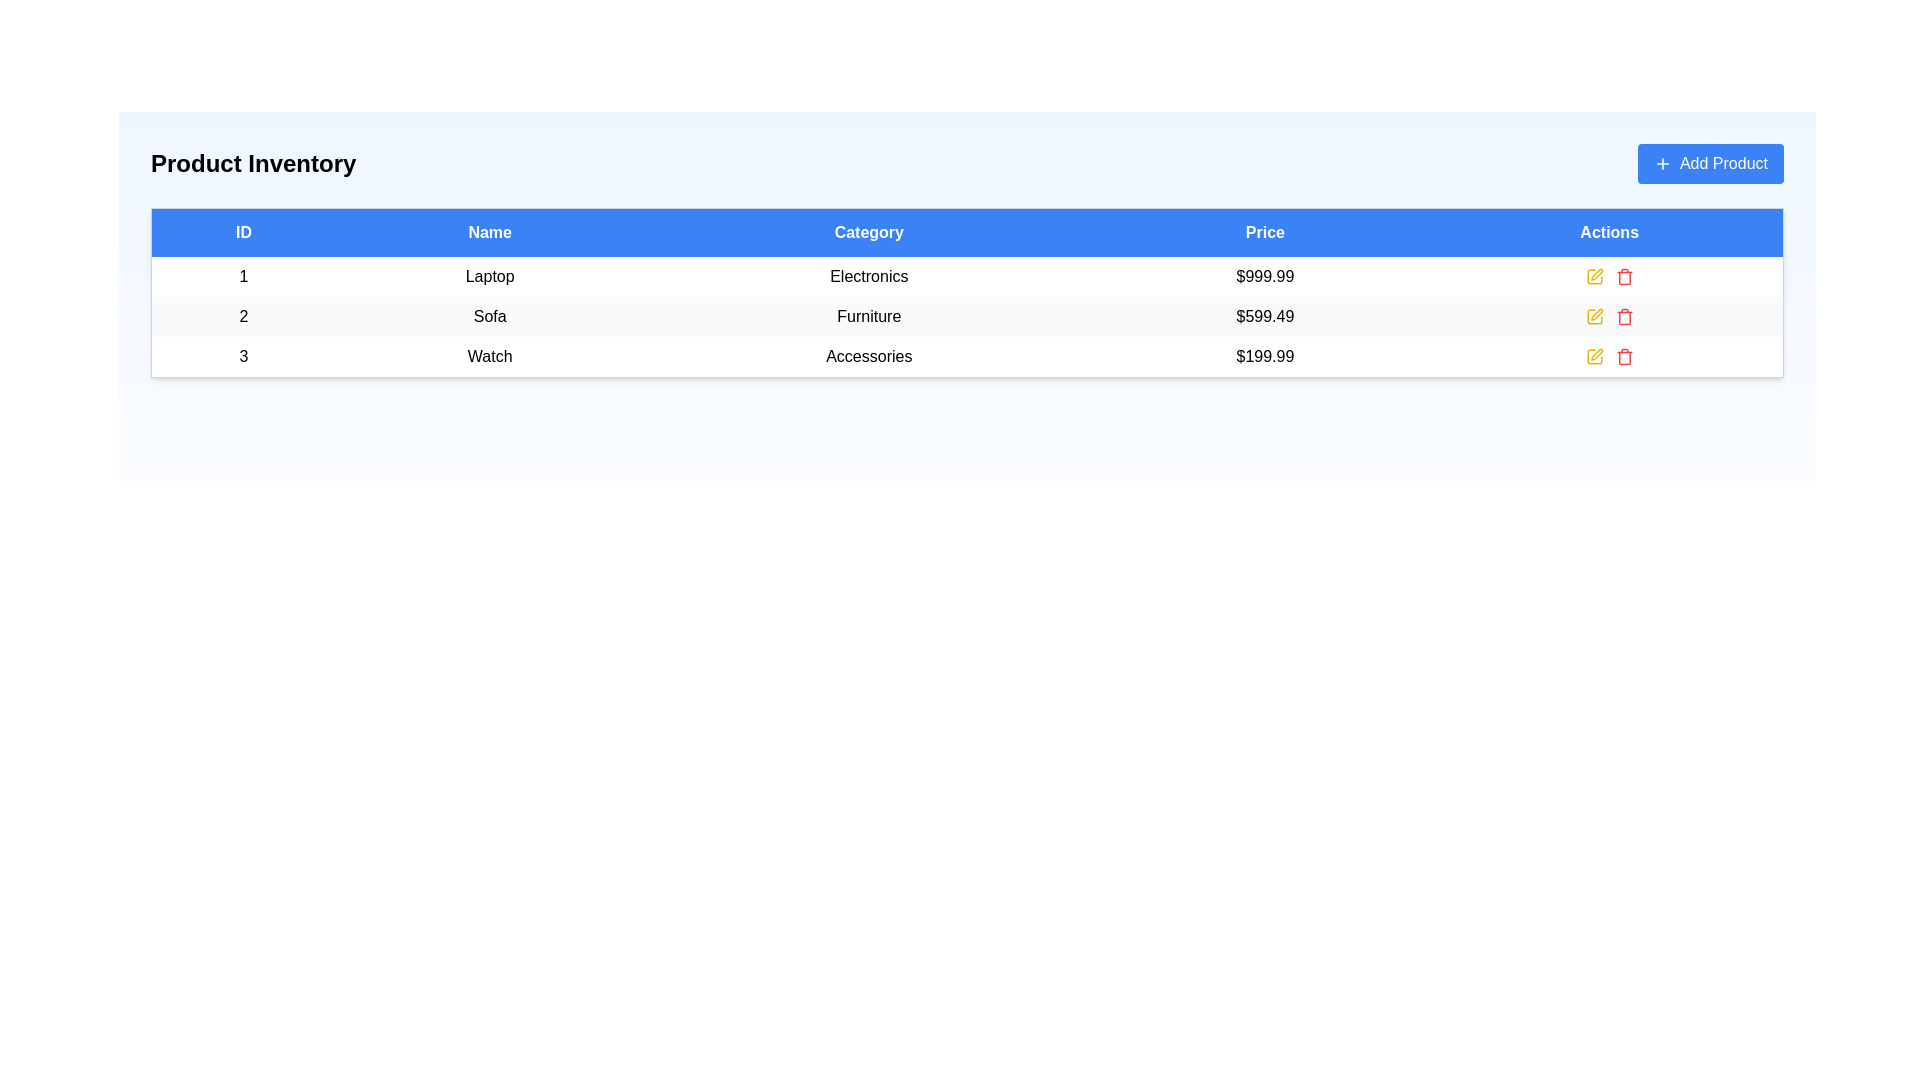  I want to click on the Edit Icon (SVG) in the Actions column of the table for the item labeled 'Laptop', so click(1595, 273).